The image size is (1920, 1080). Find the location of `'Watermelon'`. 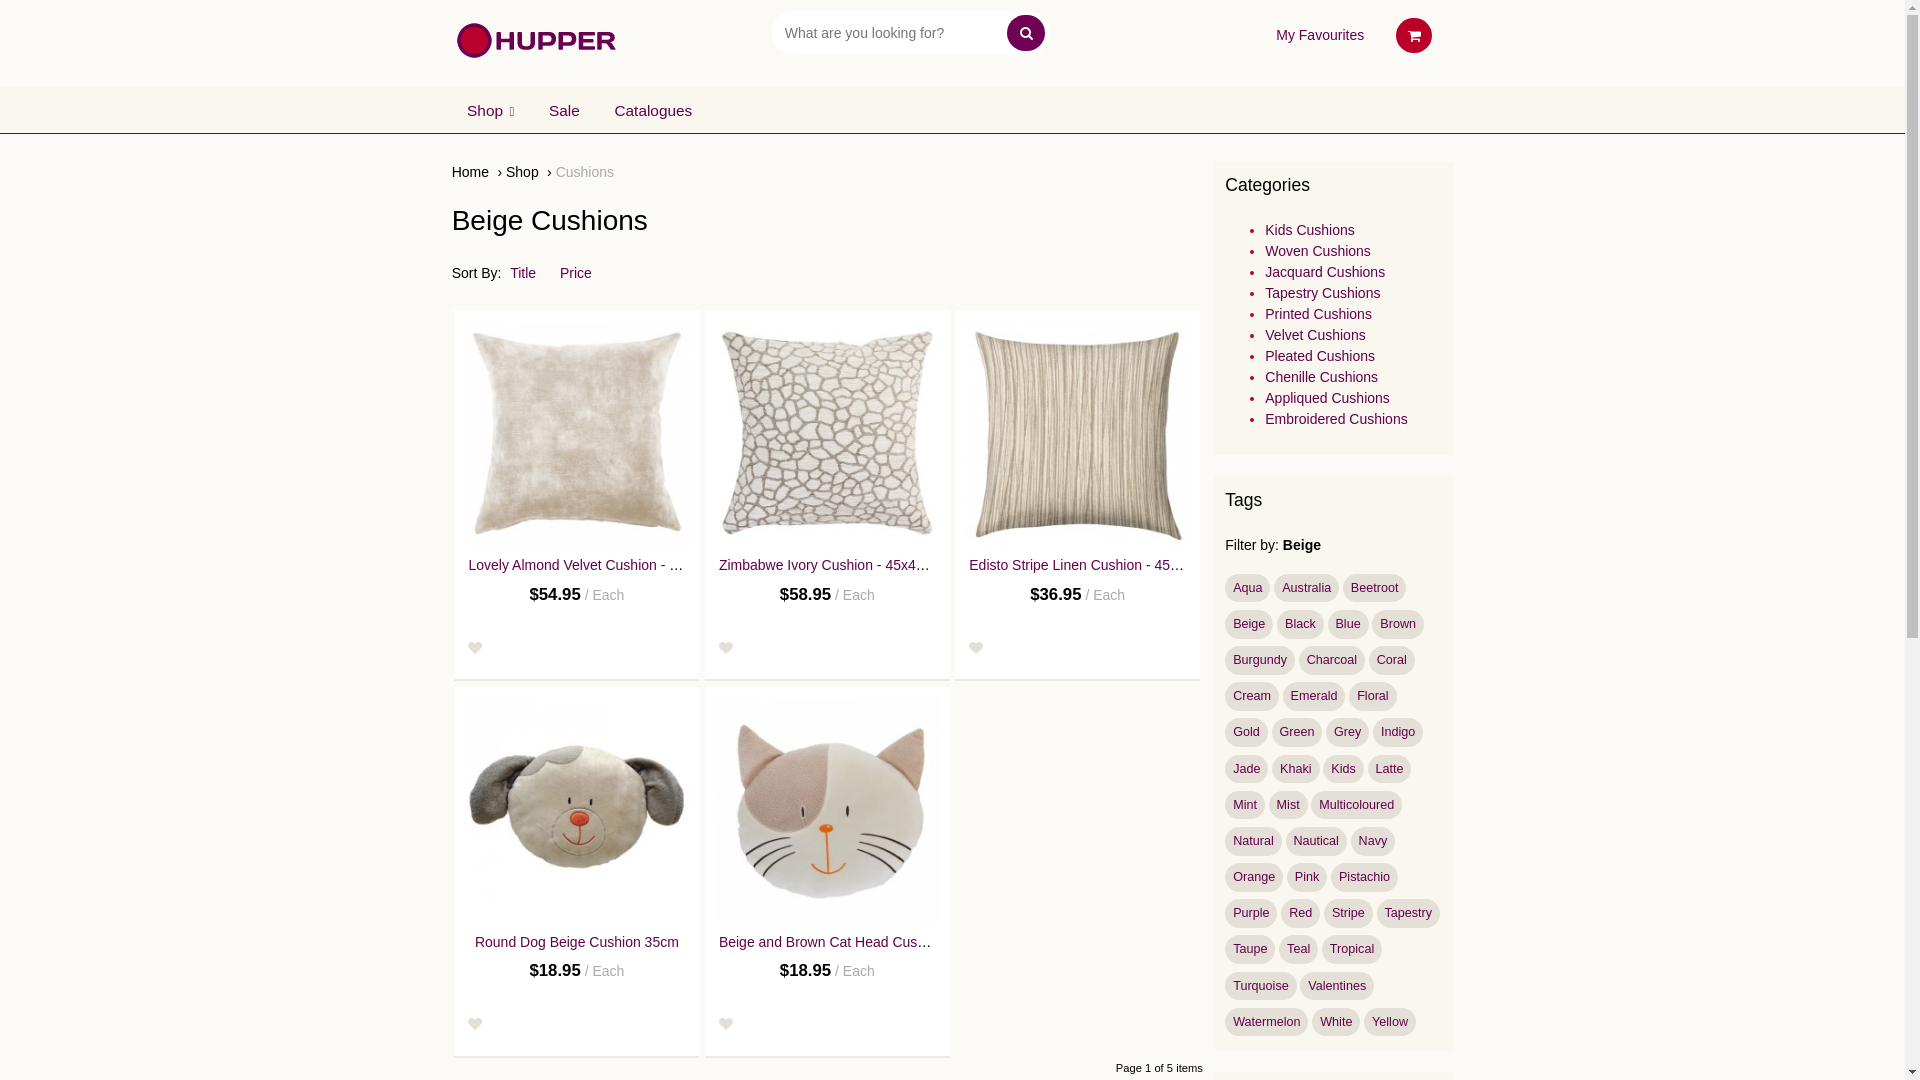

'Watermelon' is located at coordinates (1265, 1022).